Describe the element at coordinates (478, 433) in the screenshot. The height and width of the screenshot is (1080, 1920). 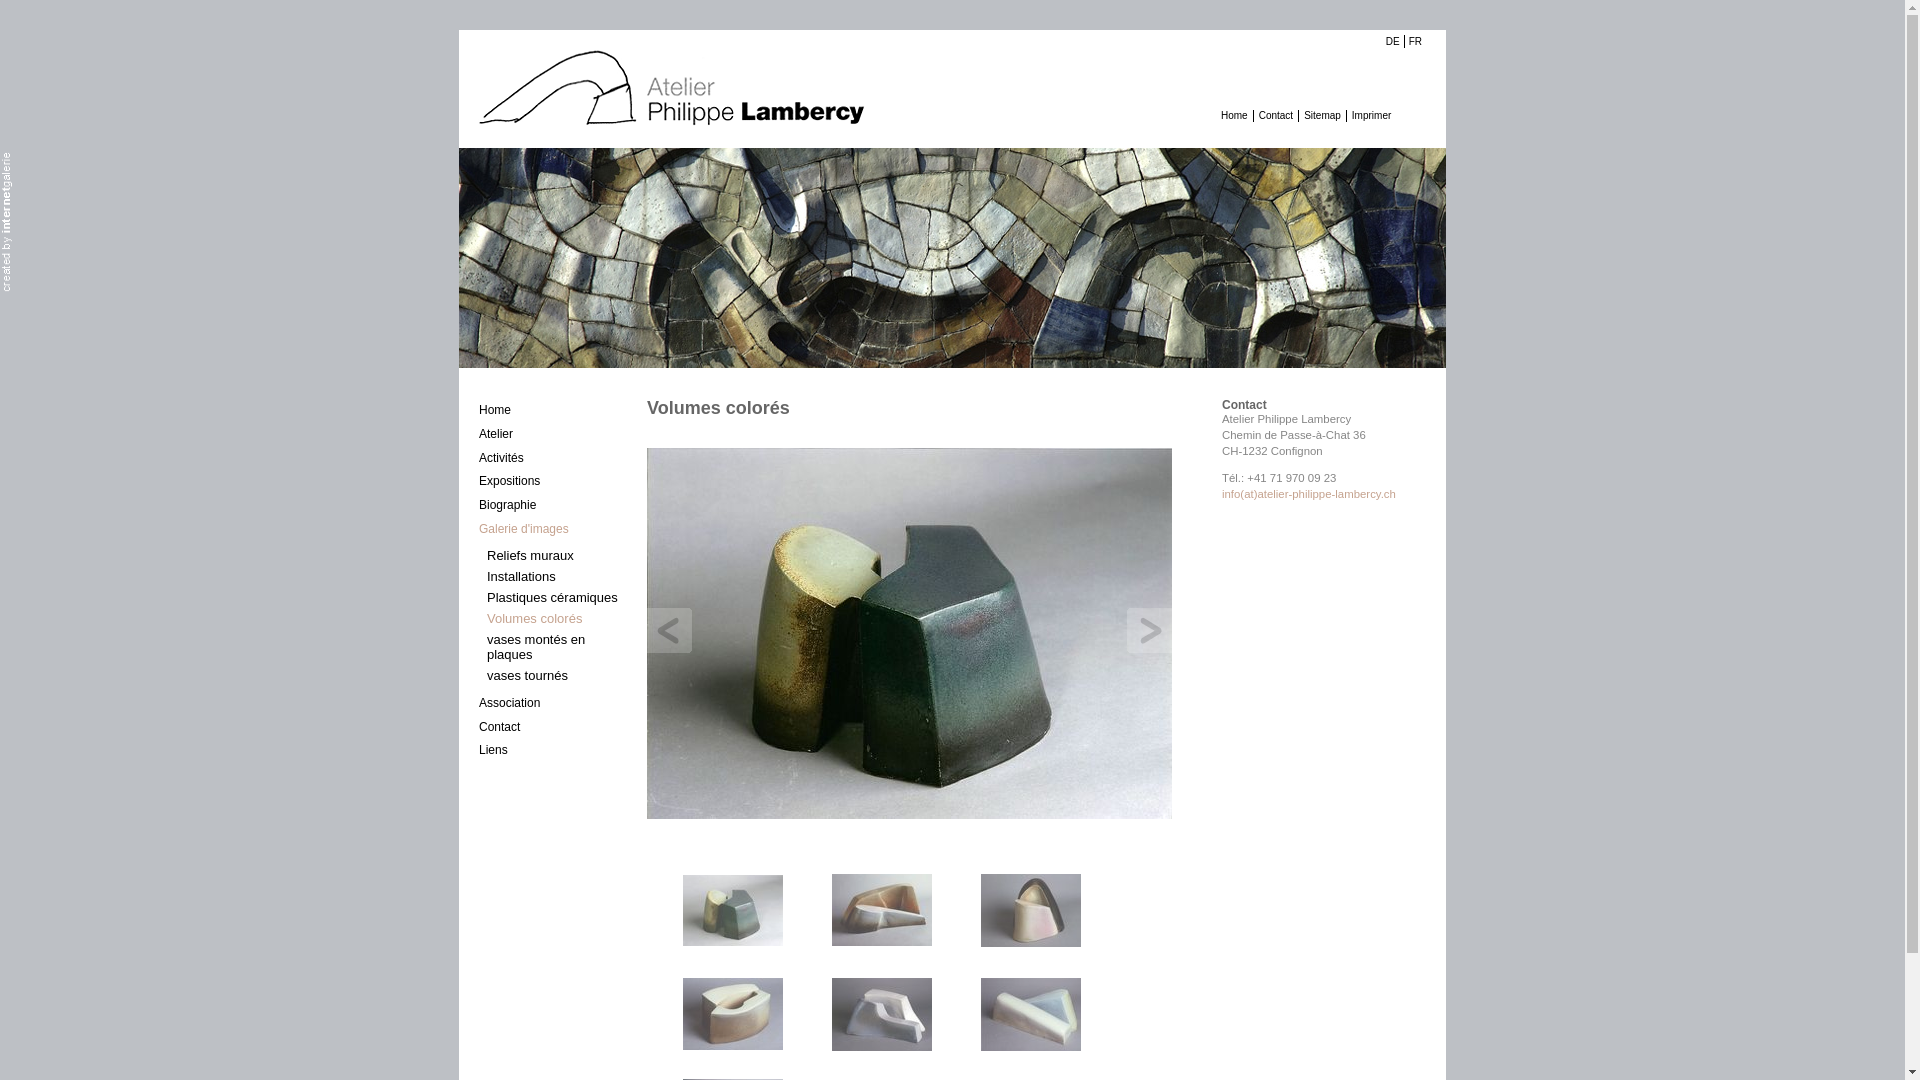
I see `'Atelier'` at that location.